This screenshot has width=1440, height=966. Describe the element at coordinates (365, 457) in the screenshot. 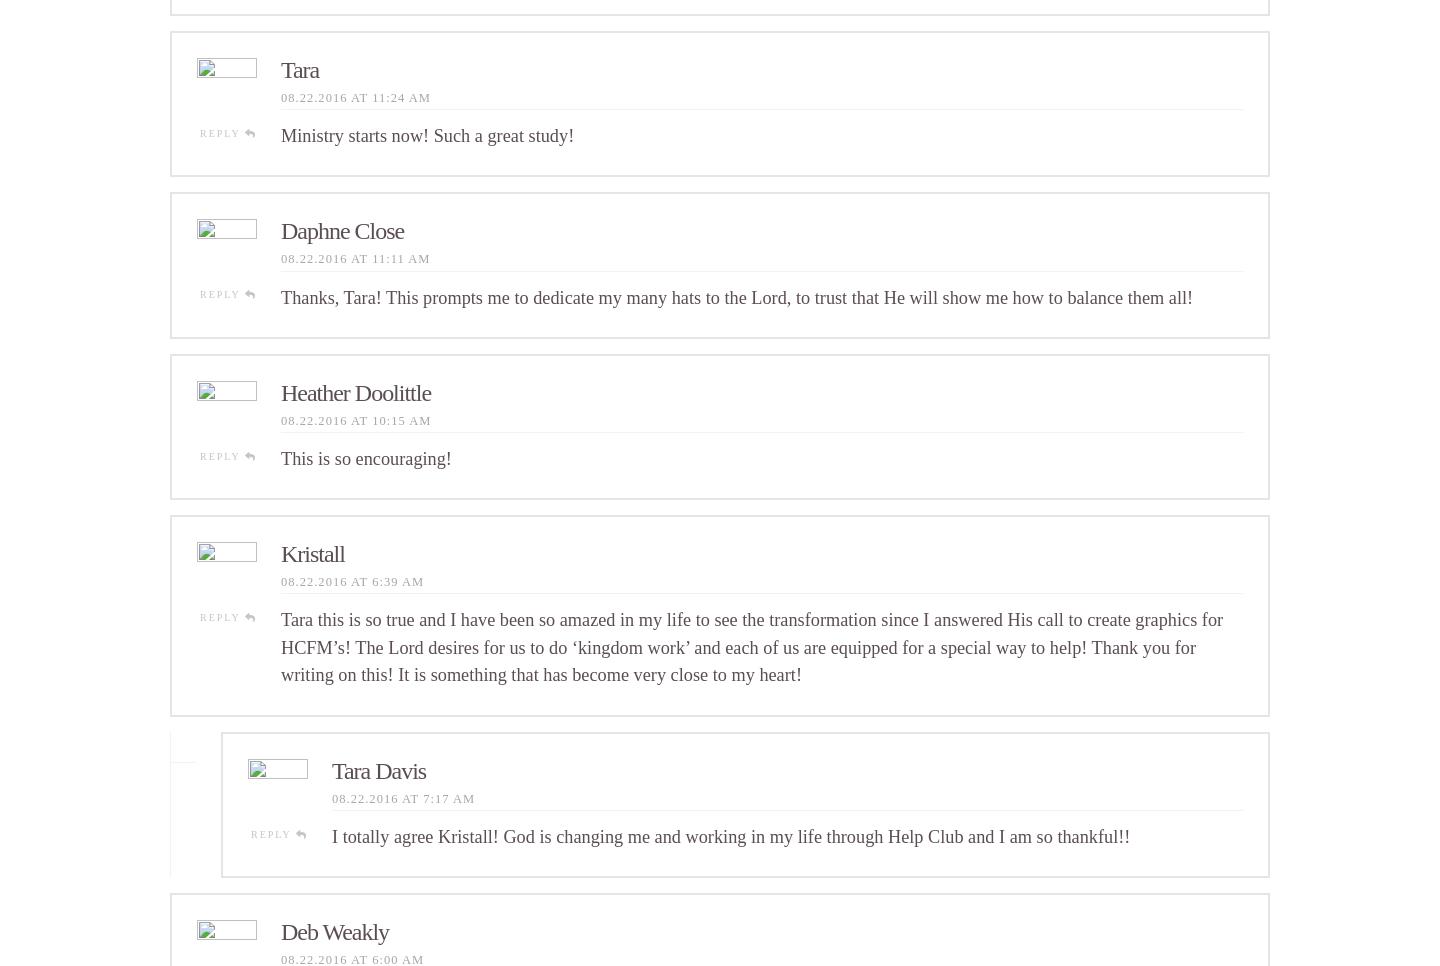

I see `'This is so encouraging!'` at that location.